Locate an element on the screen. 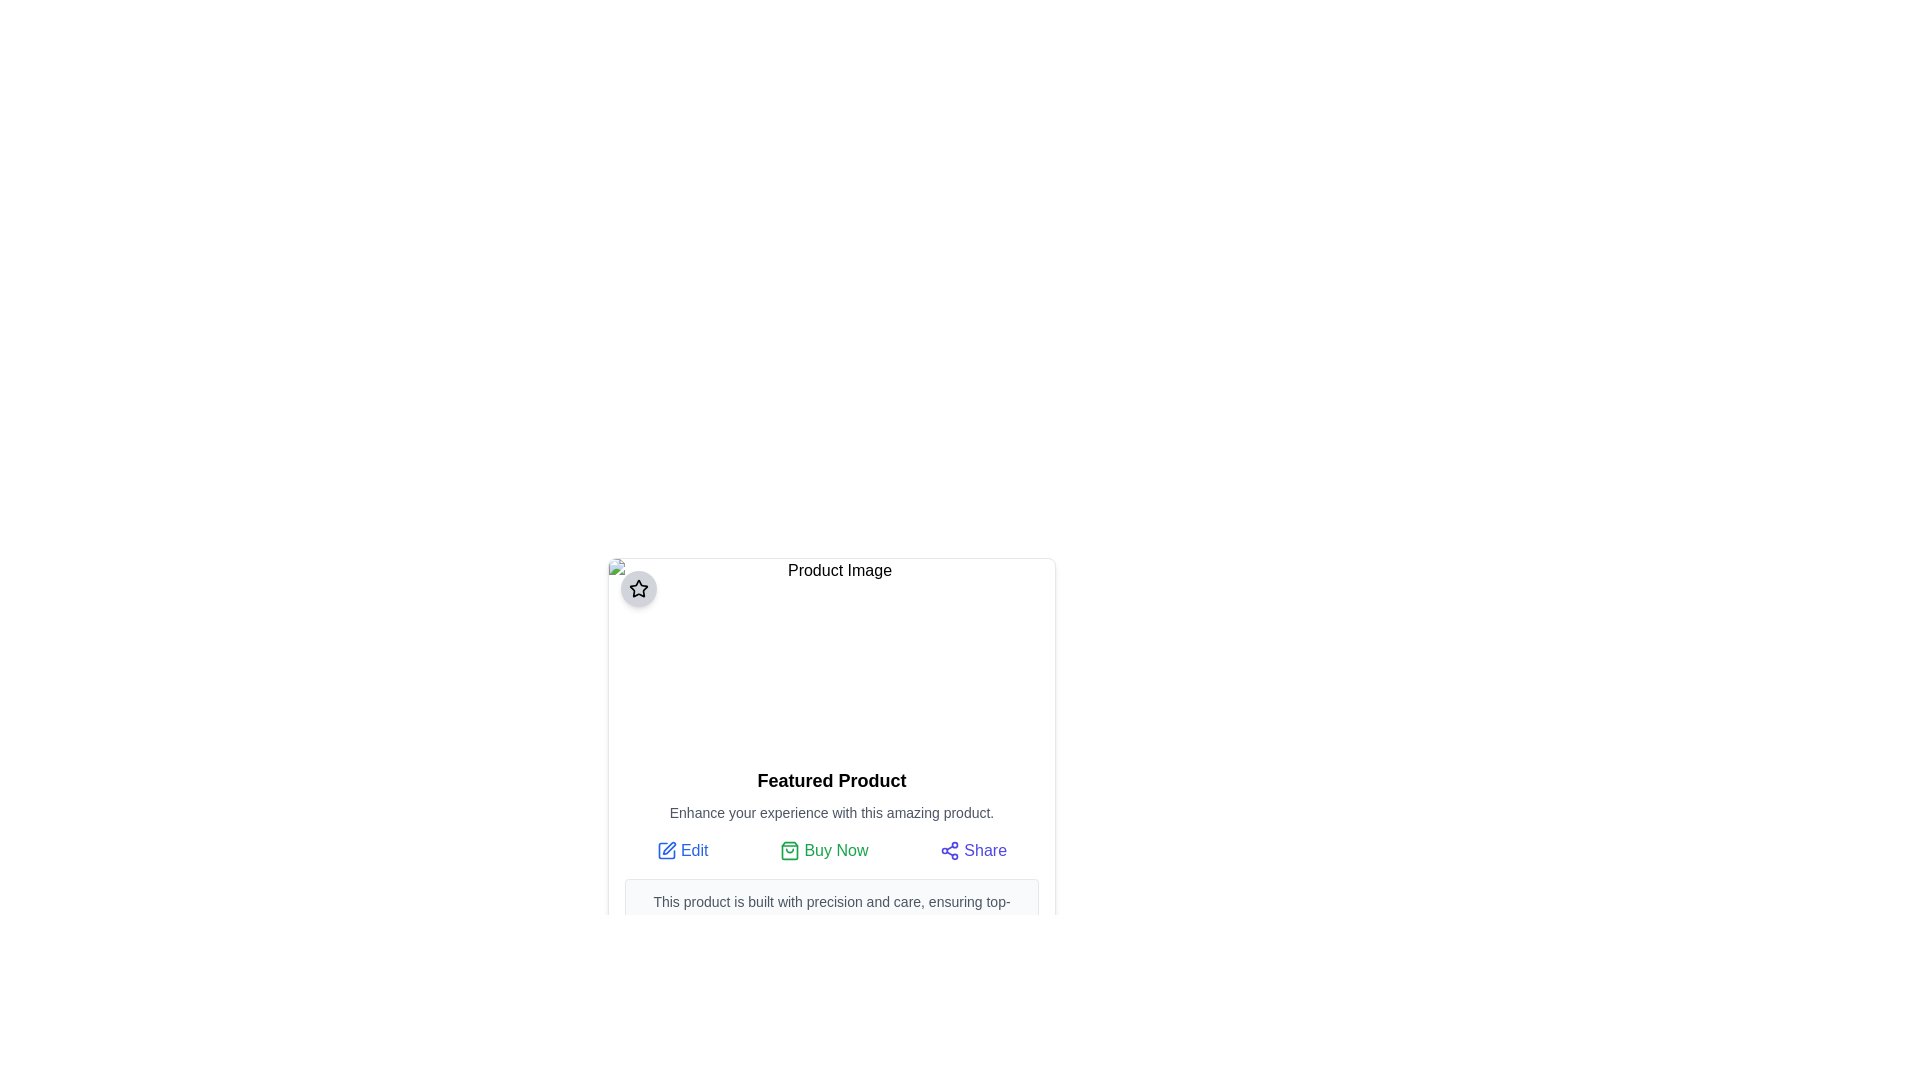 Image resolution: width=1920 pixels, height=1080 pixels. the green 'Buy Now' button with a shopping bag icon located centrally in the button group 'Edit Buy Now Share' to initiate purchase is located at coordinates (824, 851).